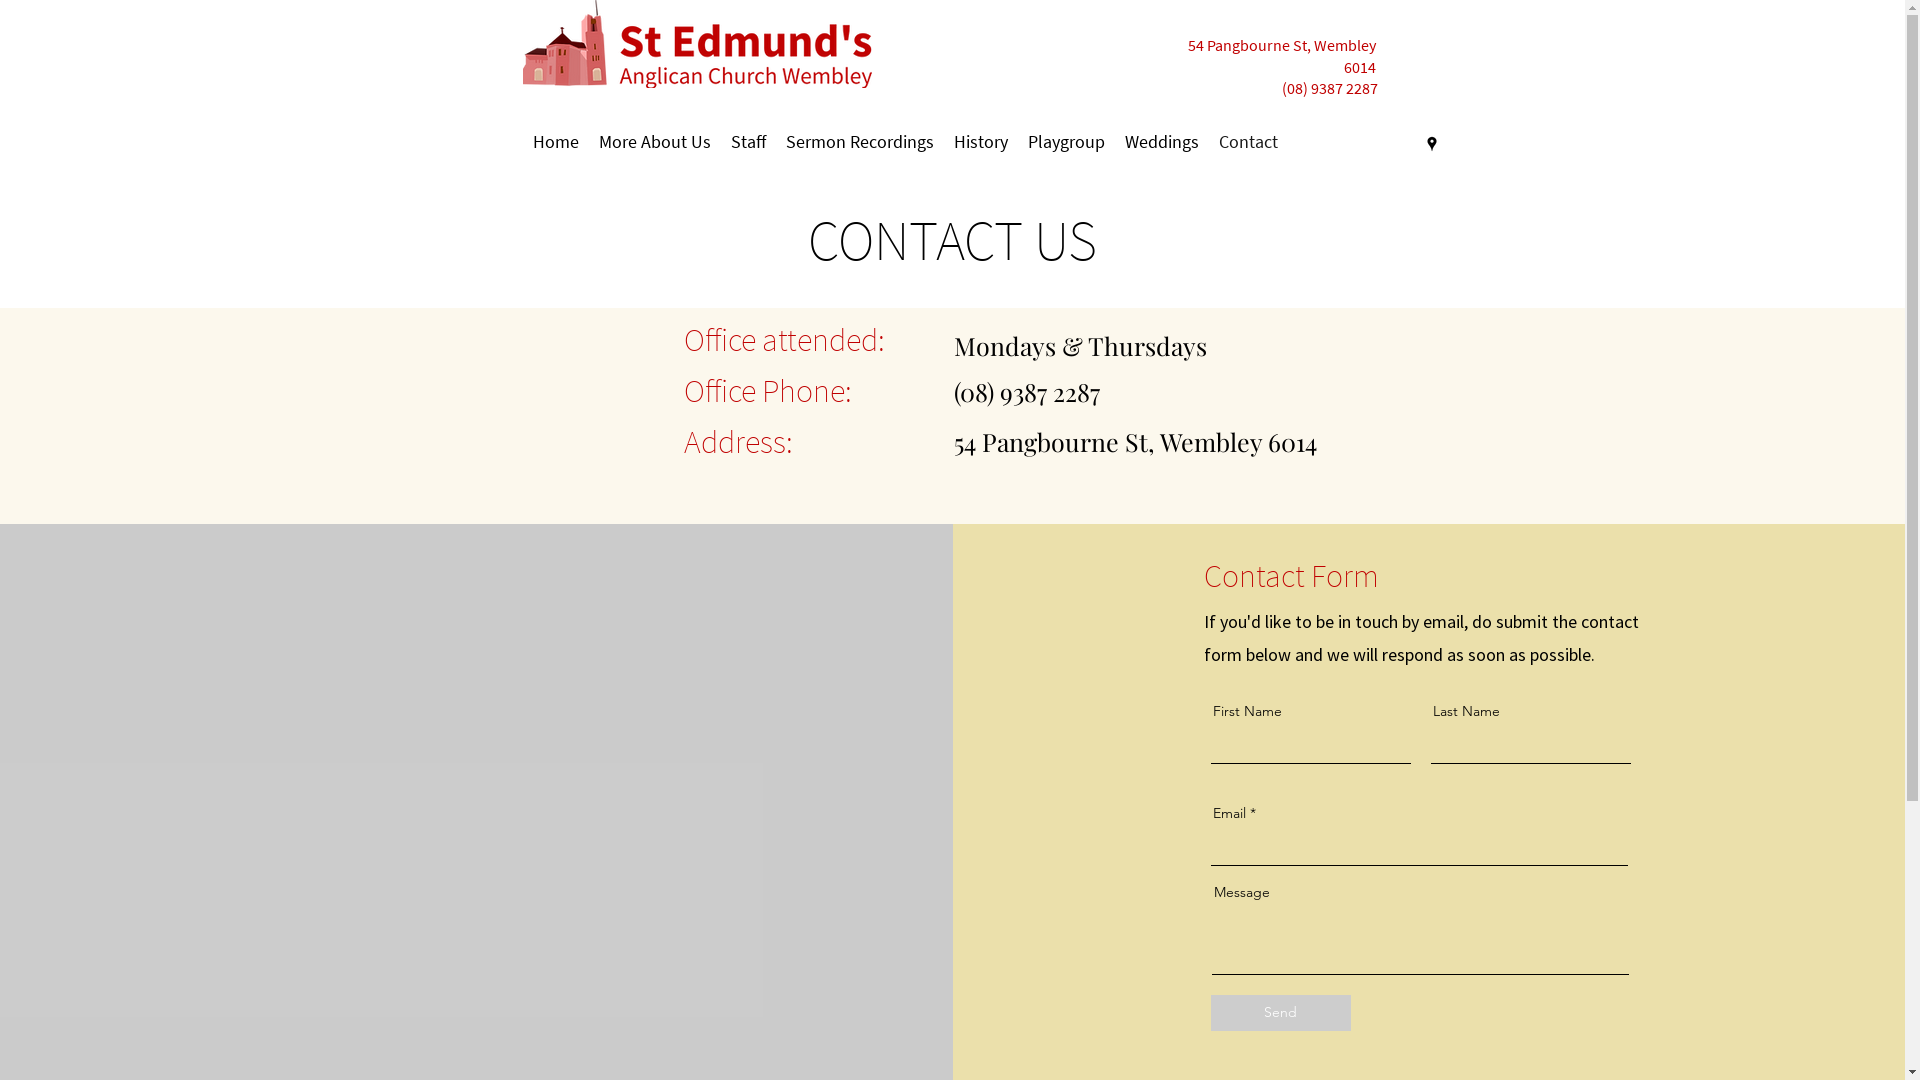 The height and width of the screenshot is (1080, 1920). I want to click on 'More About Us', so click(587, 141).